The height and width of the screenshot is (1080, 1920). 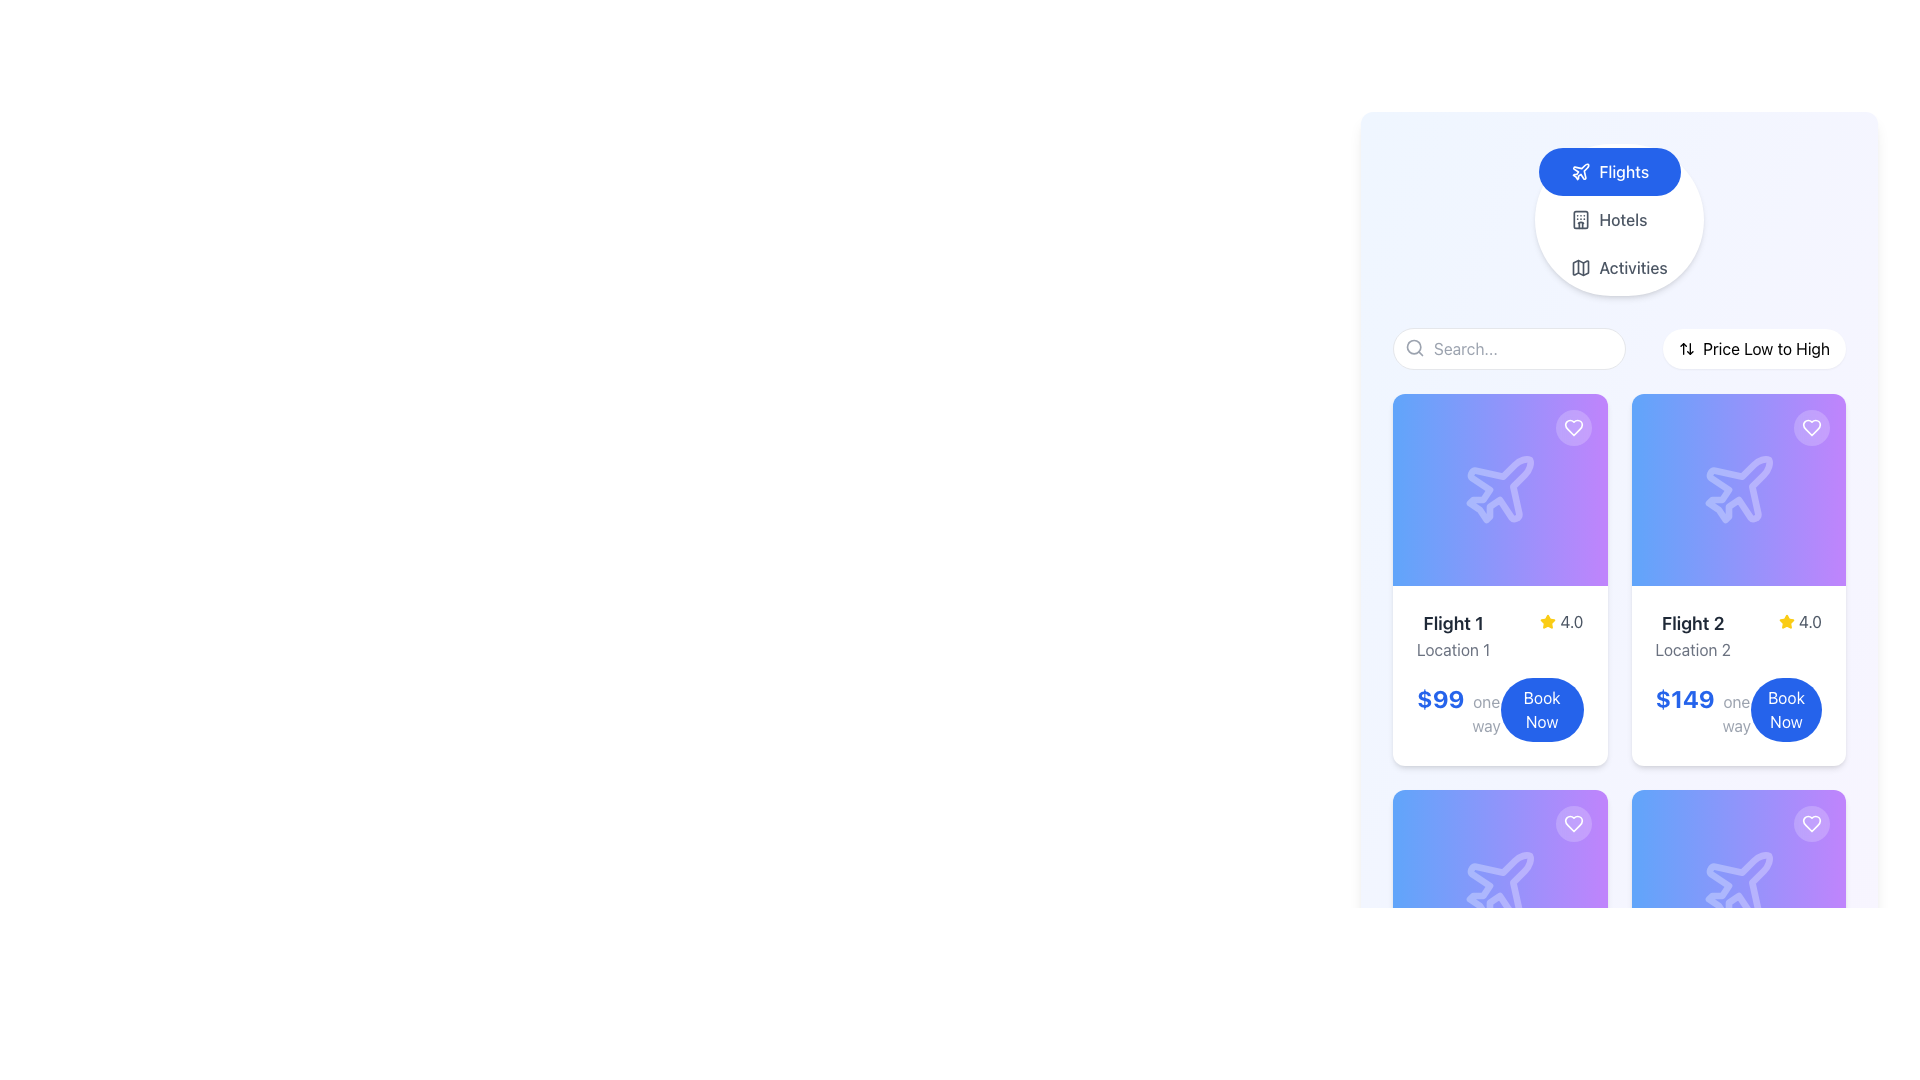 I want to click on the Decorative panel featuring a gradient background with a plane icon and a heart icon button located in the upper right corner, which is positioned on the right column in the second card from the top, so click(x=1737, y=489).